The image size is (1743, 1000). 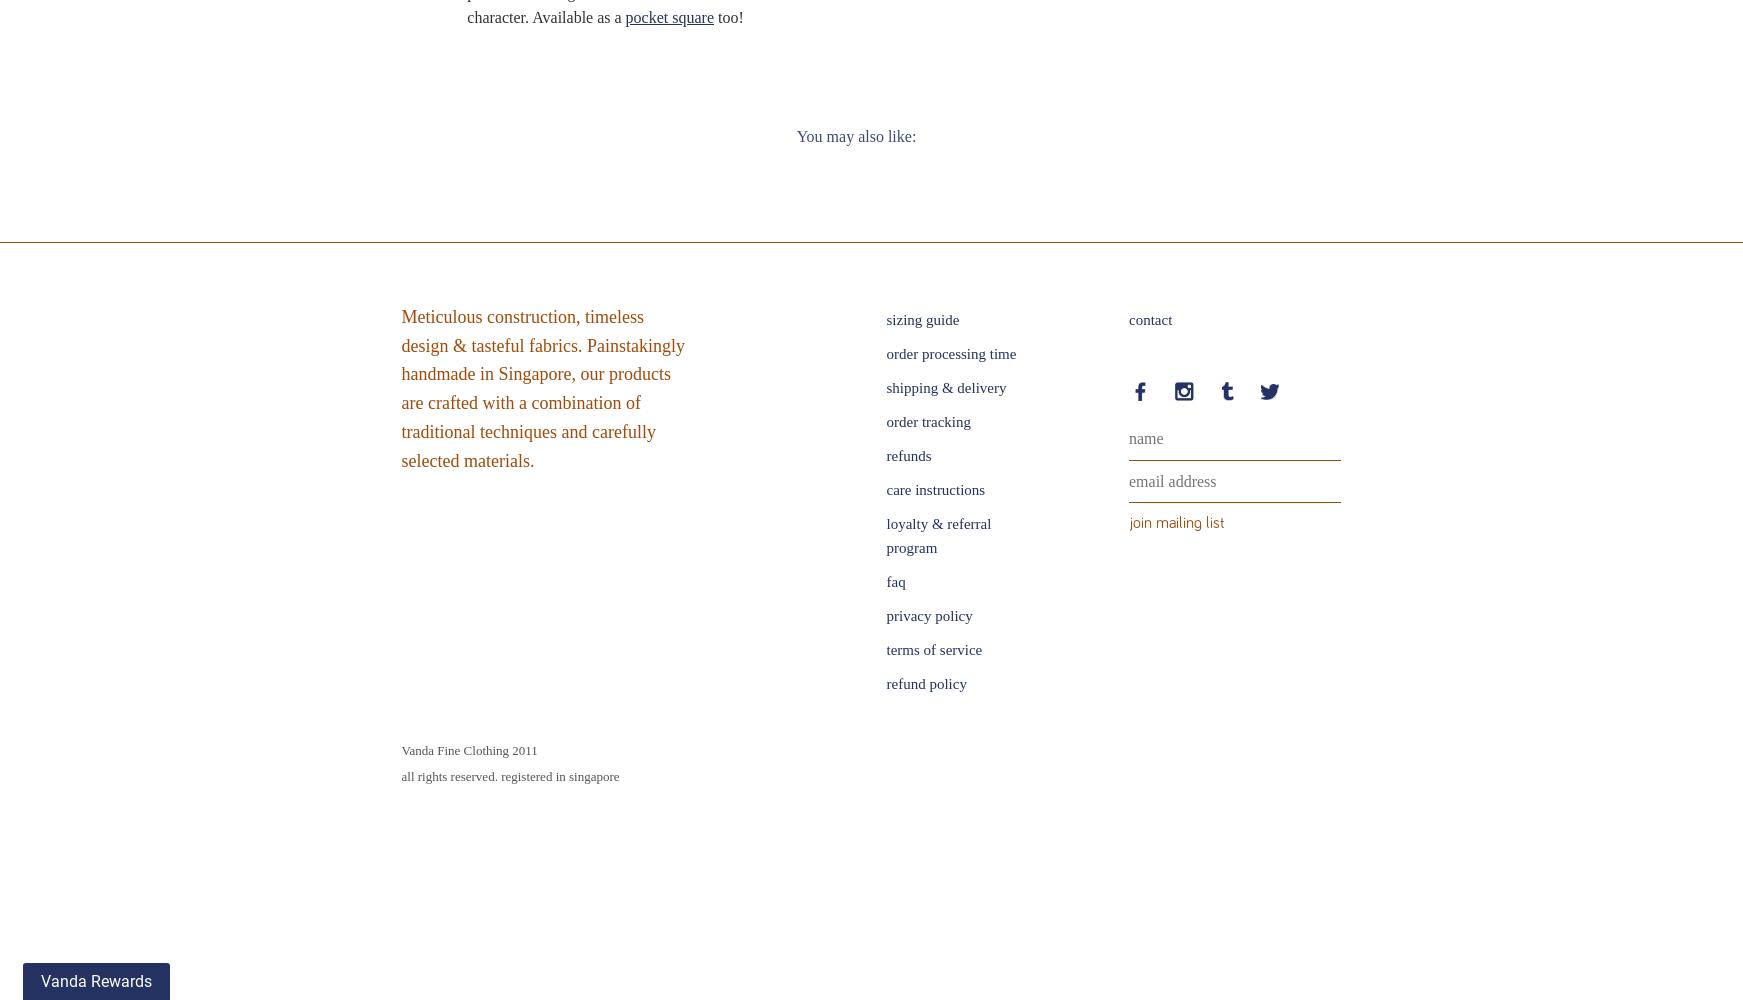 What do you see at coordinates (669, 17) in the screenshot?
I see `'pocket square'` at bounding box center [669, 17].